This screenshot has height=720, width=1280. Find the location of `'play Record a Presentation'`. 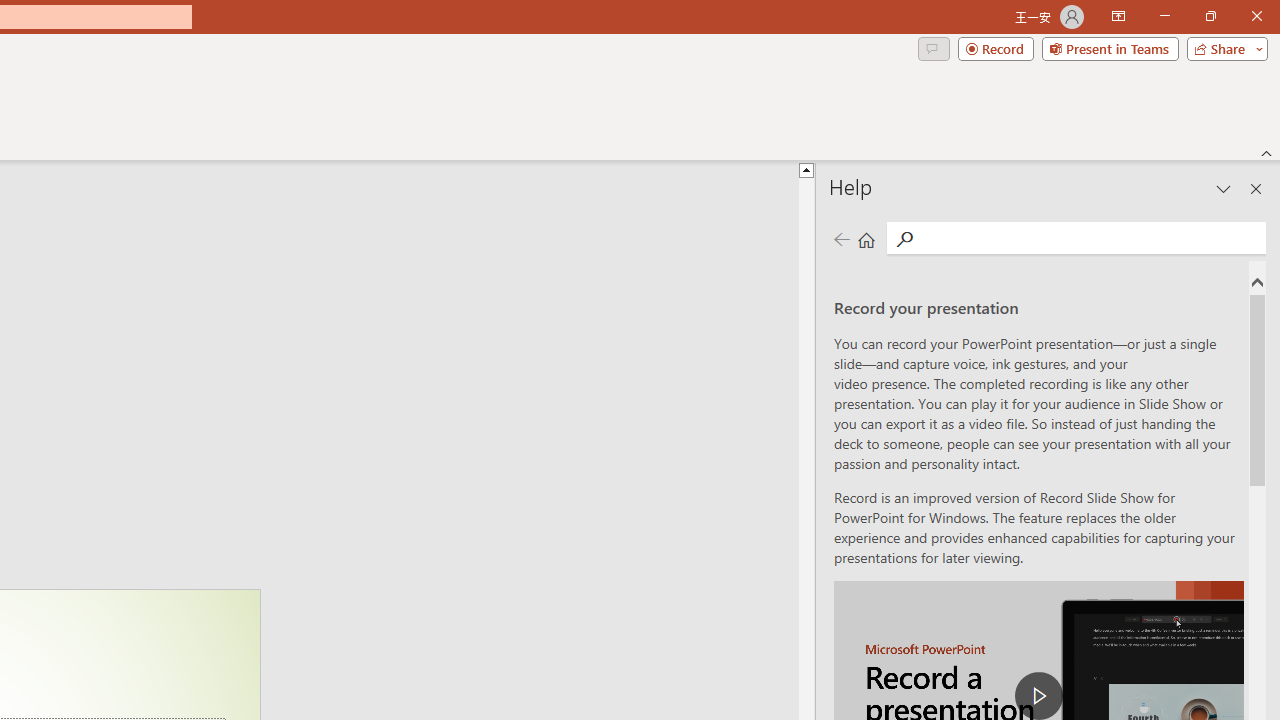

'play Record a Presentation' is located at coordinates (1038, 694).